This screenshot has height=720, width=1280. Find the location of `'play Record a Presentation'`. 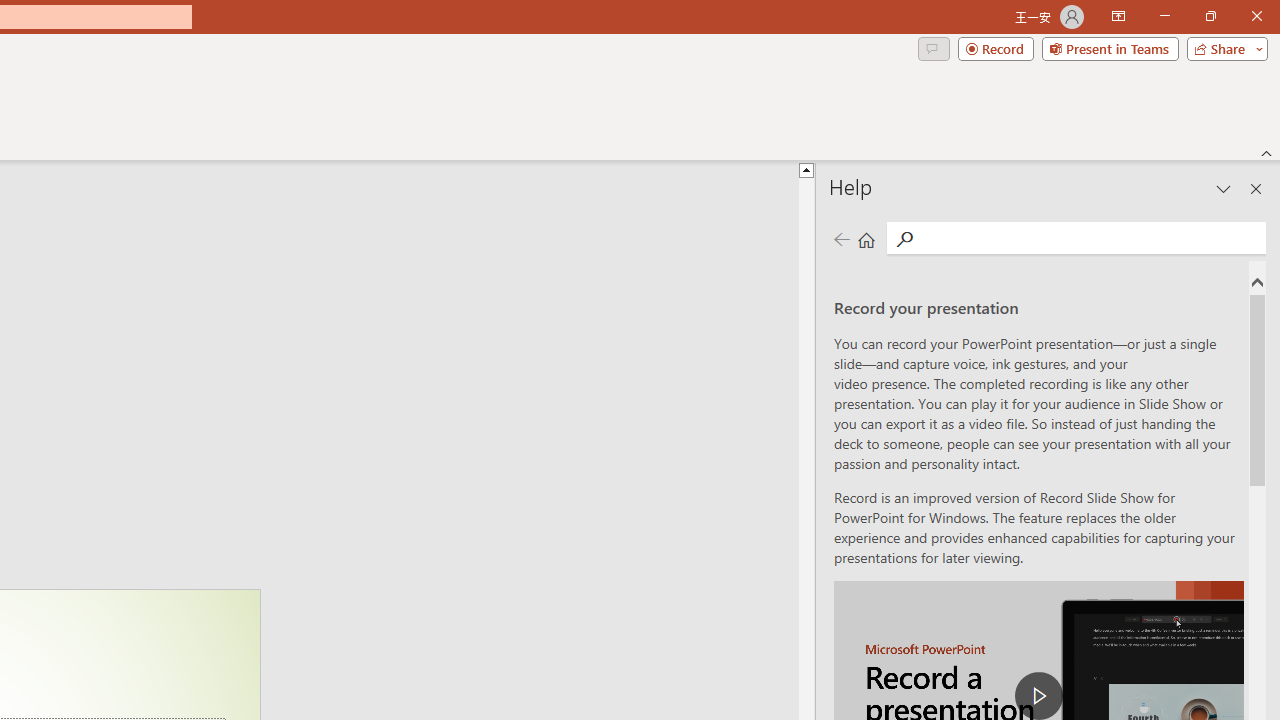

'play Record a Presentation' is located at coordinates (1038, 694).